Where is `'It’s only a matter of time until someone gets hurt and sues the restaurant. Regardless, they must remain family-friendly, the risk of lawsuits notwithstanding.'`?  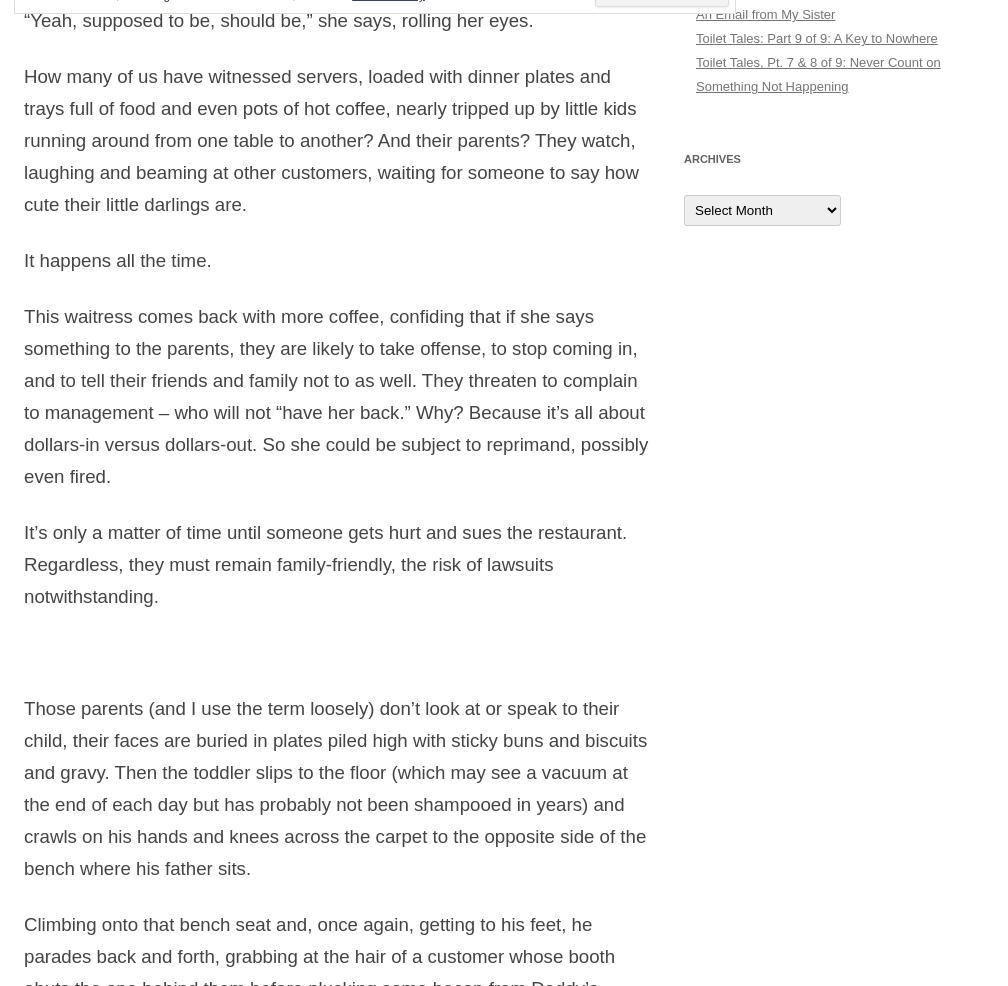 'It’s only a matter of time until someone gets hurt and sues the restaurant. Regardless, they must remain family-friendly, the risk of lawsuits notwithstanding.' is located at coordinates (325, 563).